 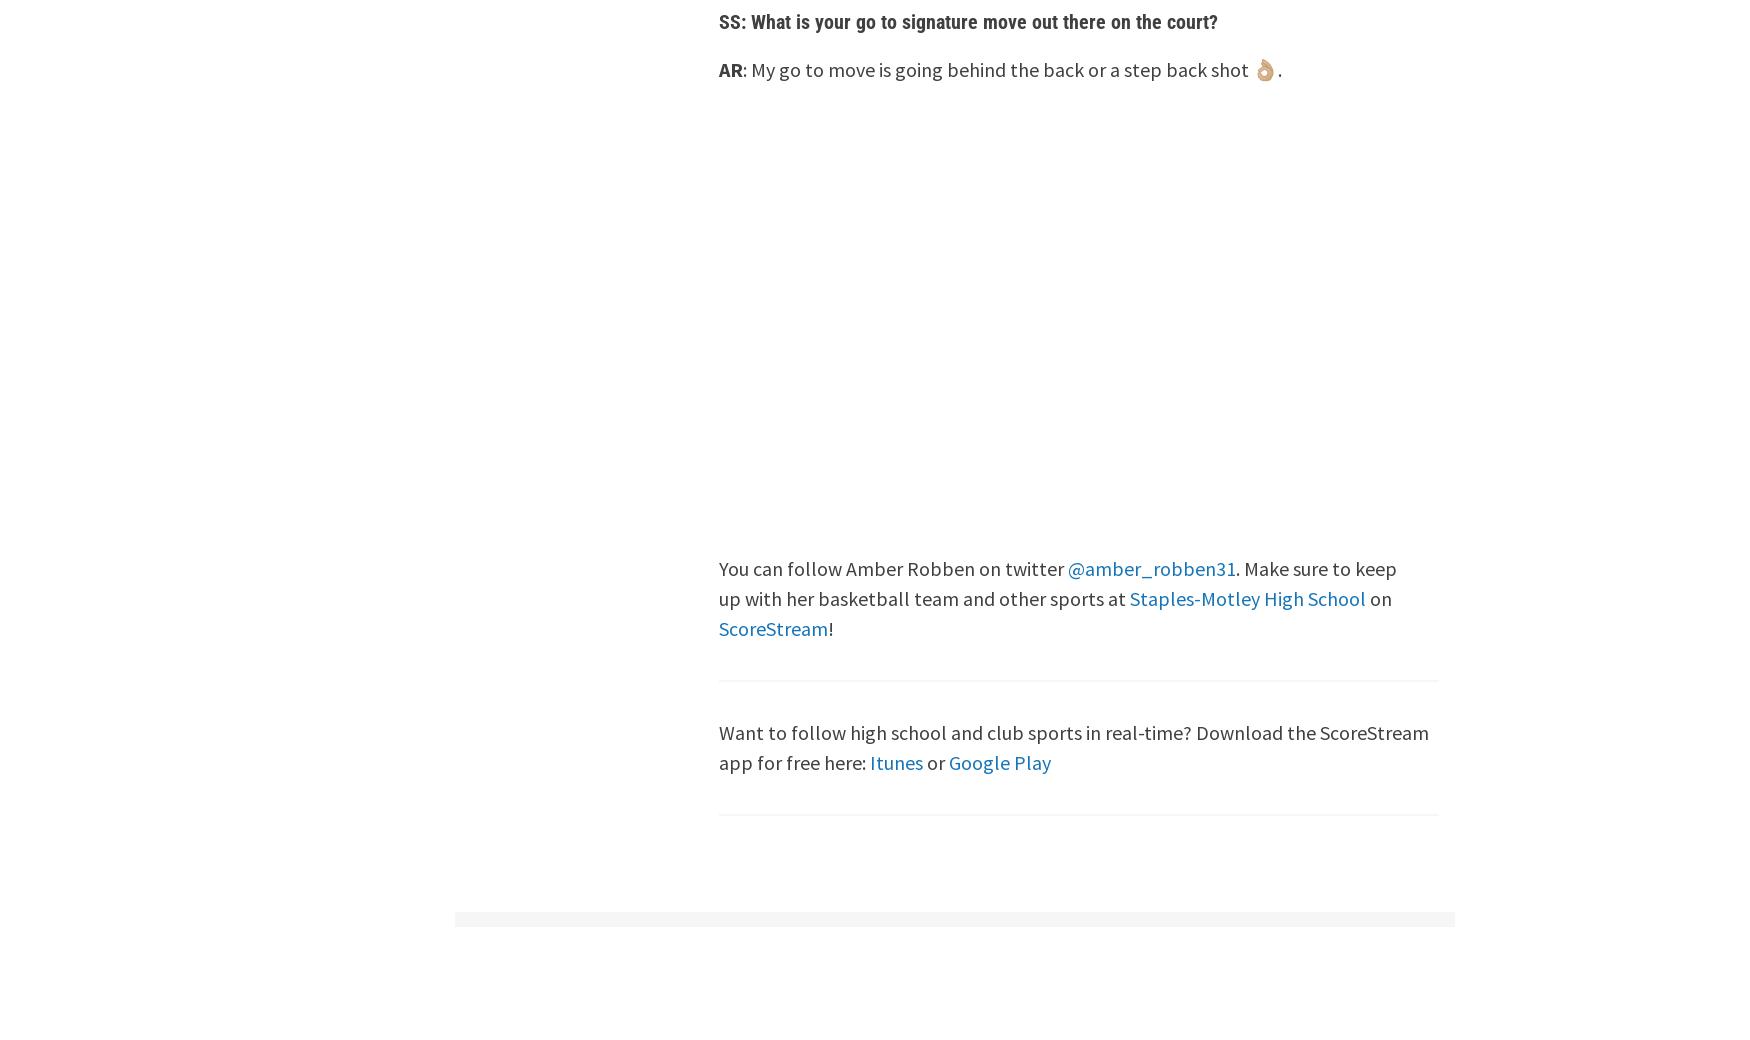 I want to click on '@amber_robben31', so click(x=1068, y=567).